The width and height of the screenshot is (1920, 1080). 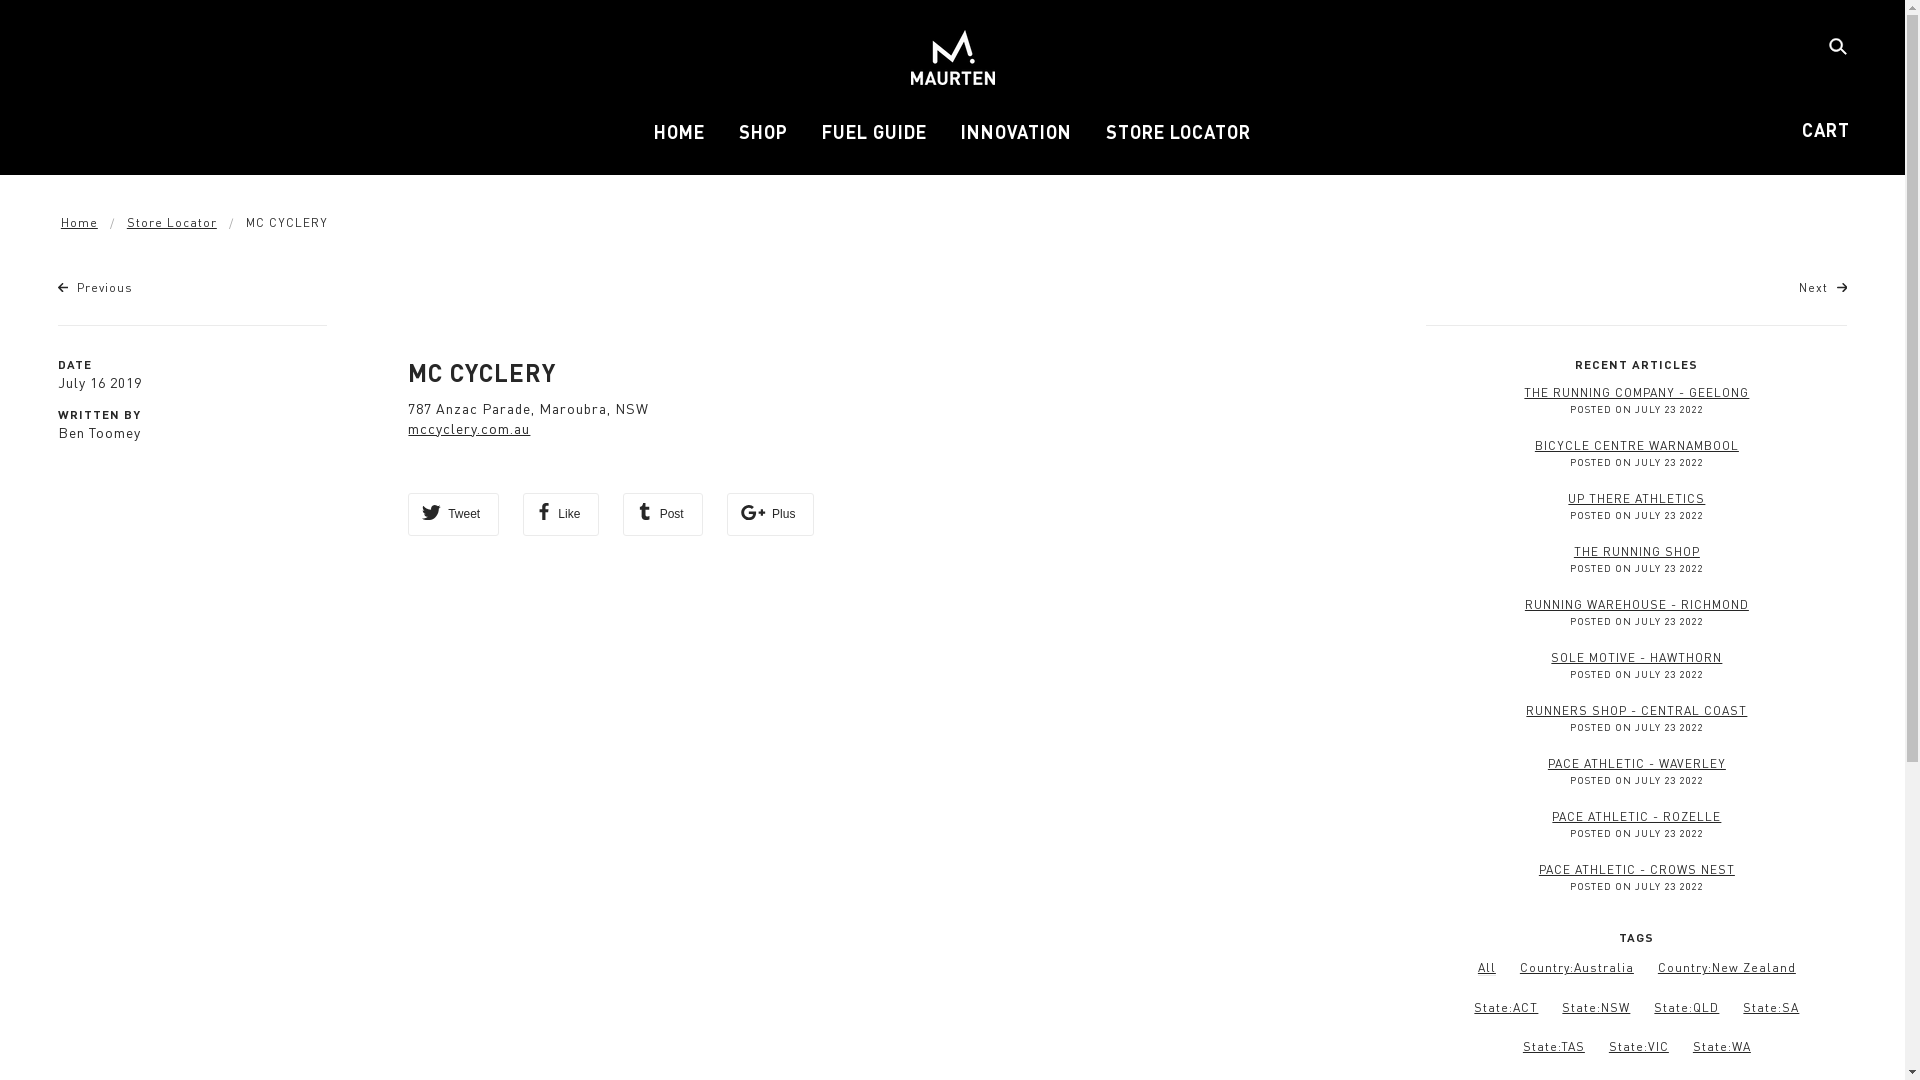 I want to click on 'THE RUNNING COMPANY - GEELONG', so click(x=1636, y=392).